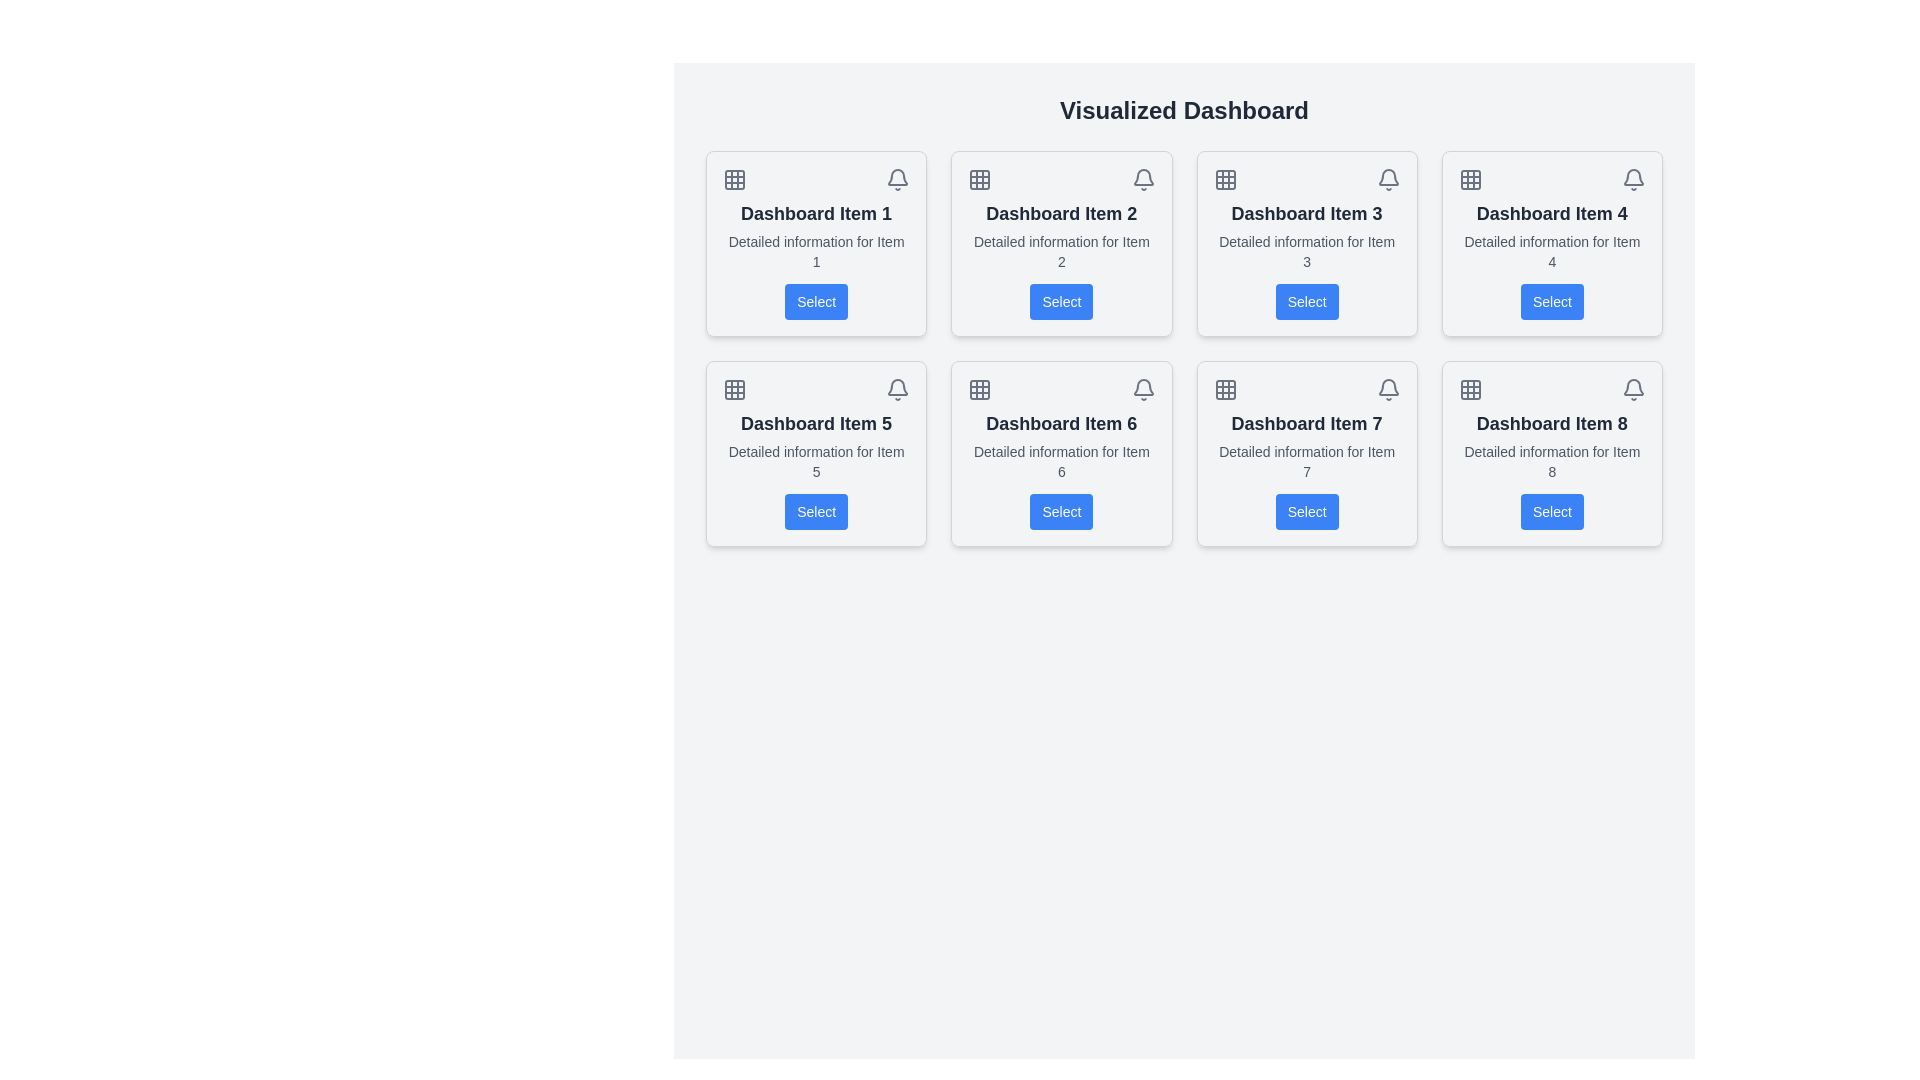 The image size is (1920, 1080). Describe the element at coordinates (1224, 180) in the screenshot. I see `the grid layout icon located in the card labeled 'Dashboard Item 3'` at that location.